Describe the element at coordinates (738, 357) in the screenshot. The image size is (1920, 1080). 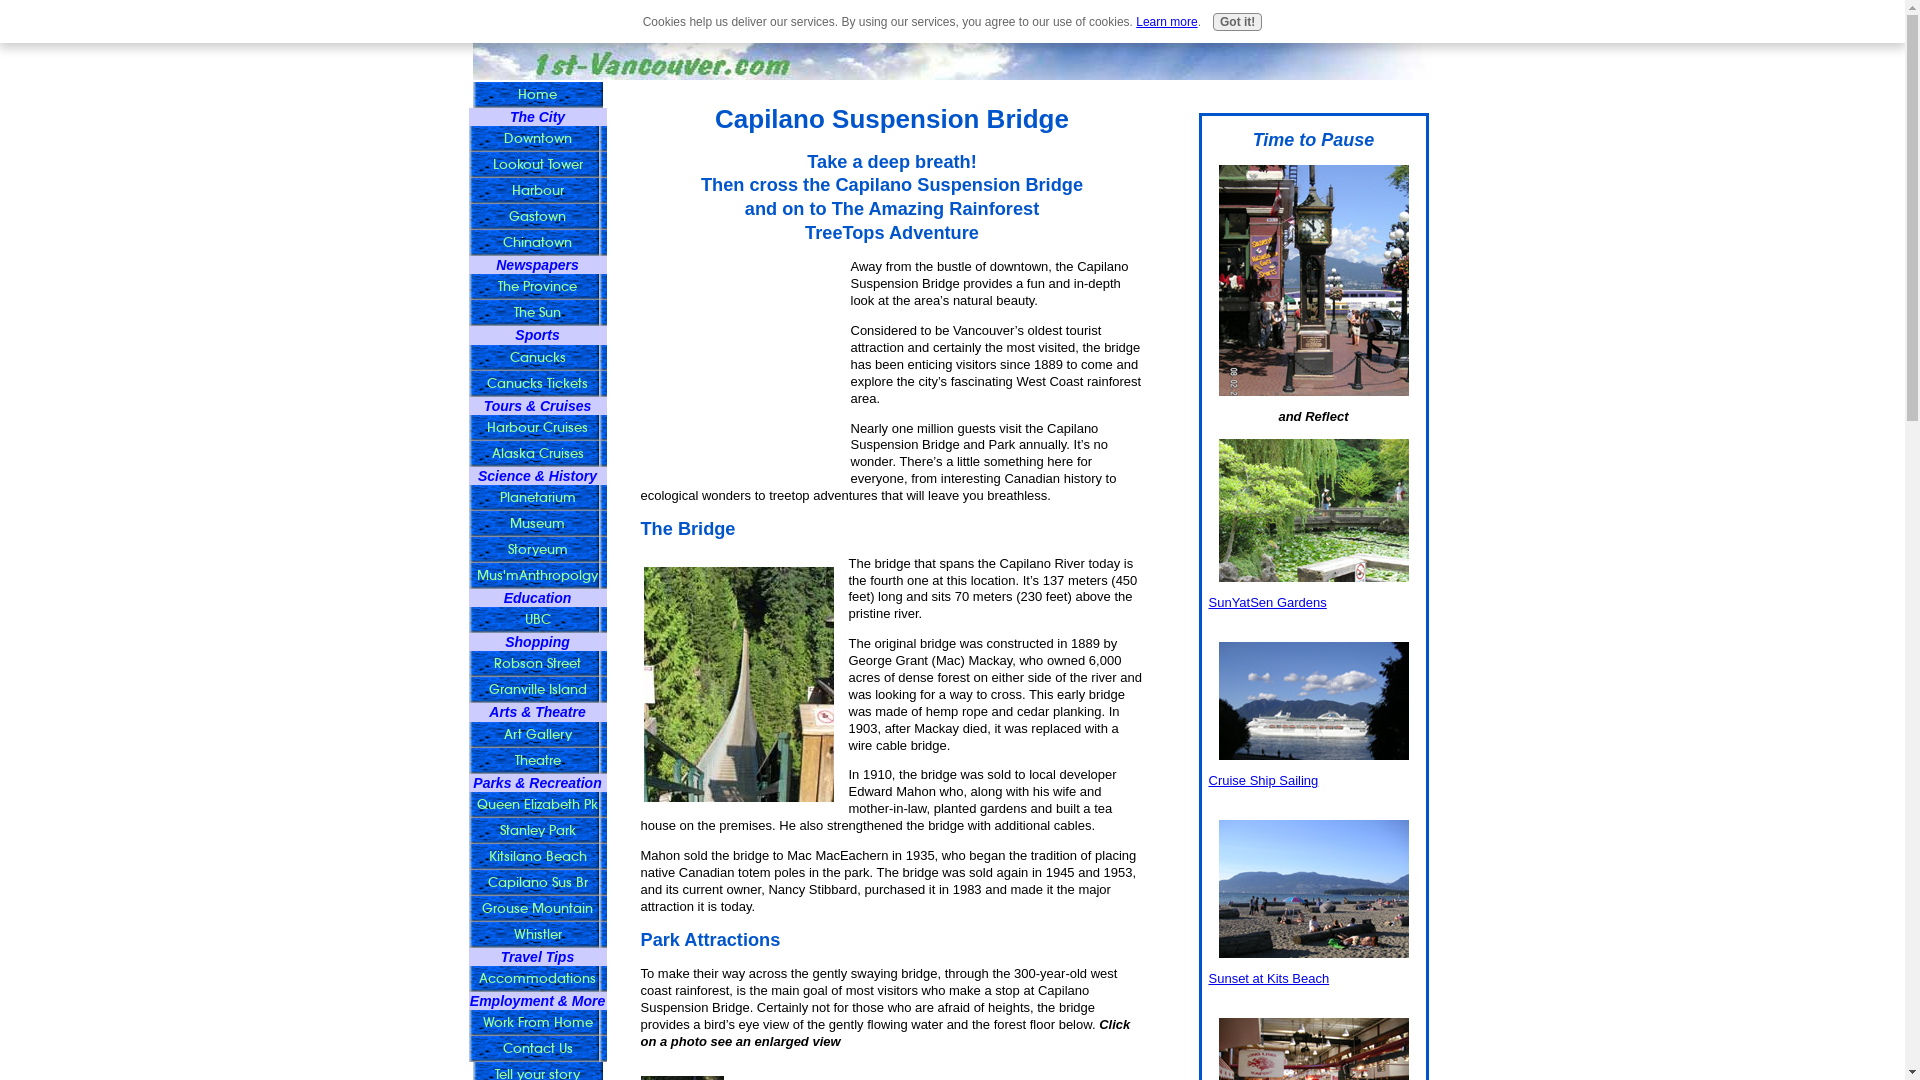
I see `'Advertisement'` at that location.